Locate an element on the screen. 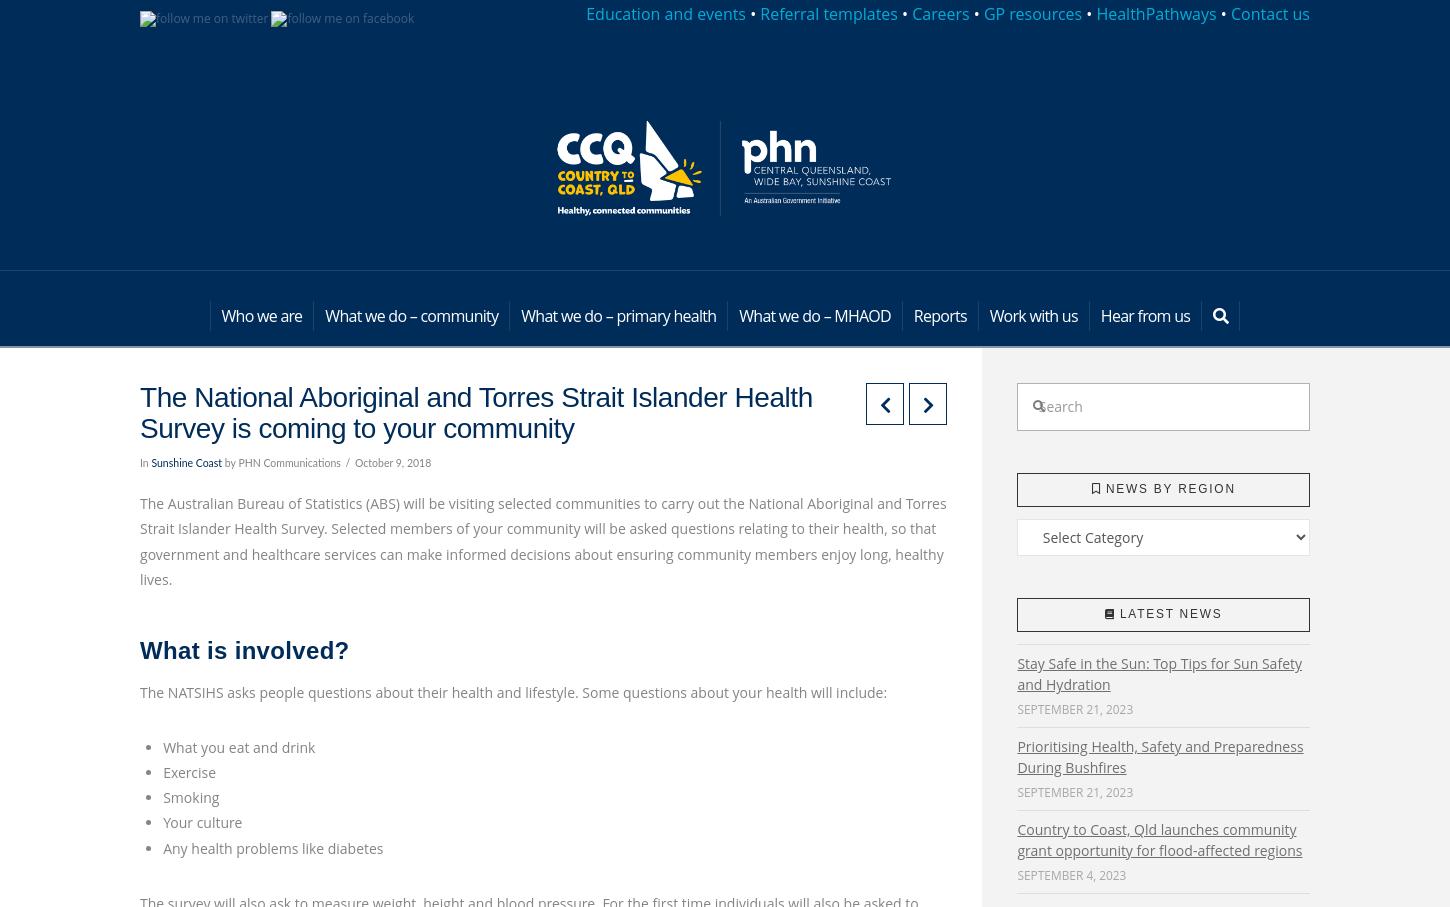 This screenshot has height=907, width=1450. 'Stay Safe in the Sun: Top Tips for Sun Safety and Hydration' is located at coordinates (1158, 672).